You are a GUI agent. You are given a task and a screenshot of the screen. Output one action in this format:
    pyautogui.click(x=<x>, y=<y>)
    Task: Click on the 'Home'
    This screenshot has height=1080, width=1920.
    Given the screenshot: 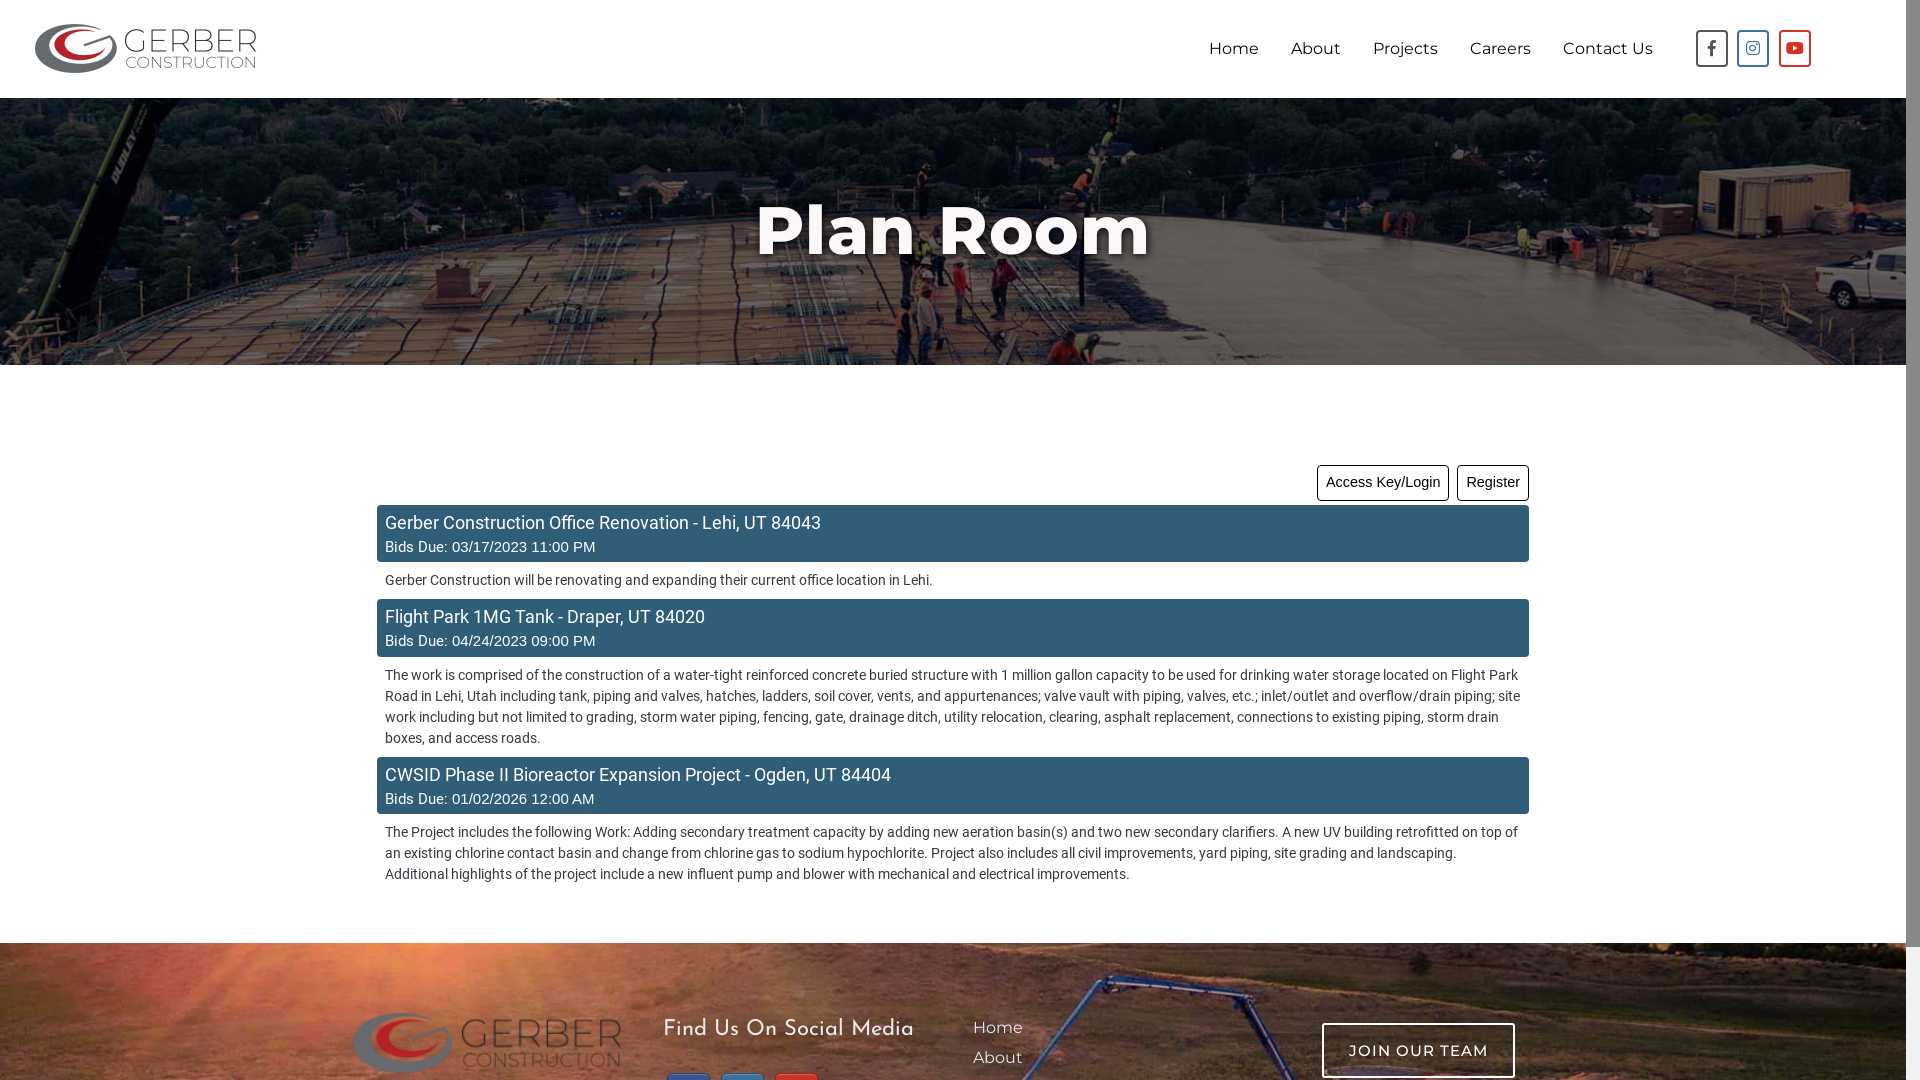 What is the action you would take?
    pyautogui.click(x=1232, y=48)
    